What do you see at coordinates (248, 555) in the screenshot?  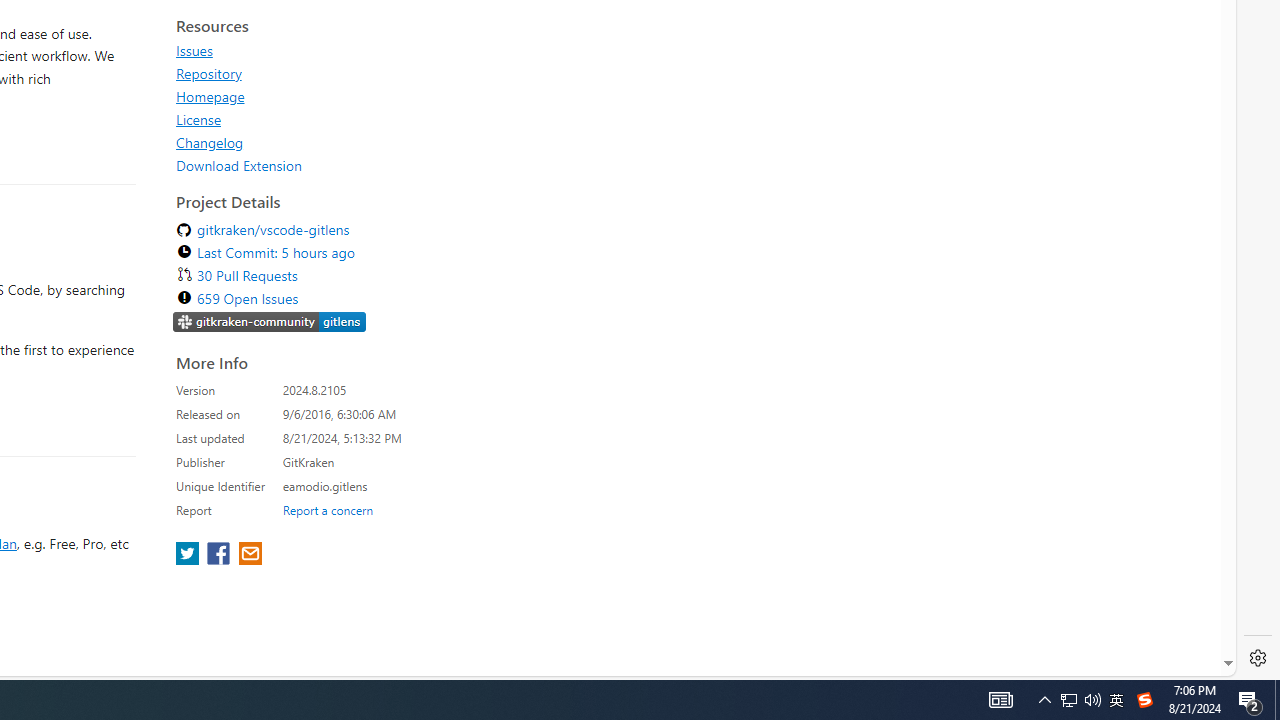 I see `'share extension on email'` at bounding box center [248, 555].